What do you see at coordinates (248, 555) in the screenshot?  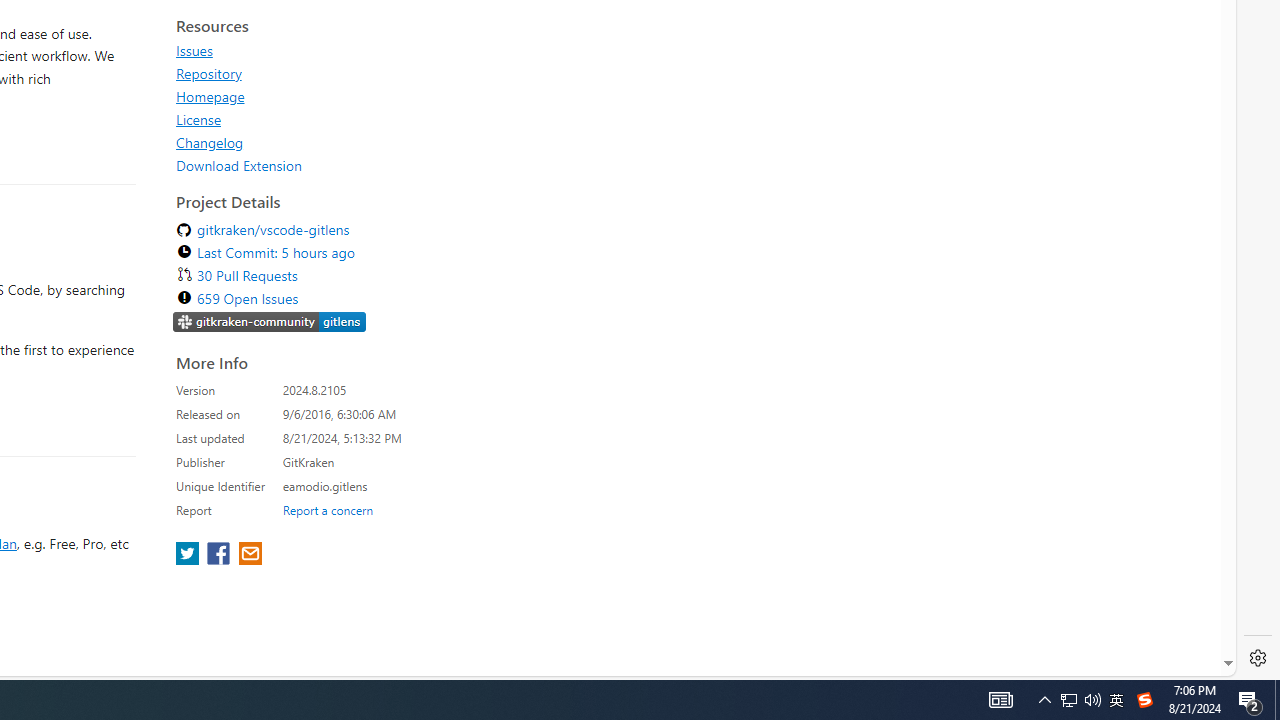 I see `'share extension on email'` at bounding box center [248, 555].